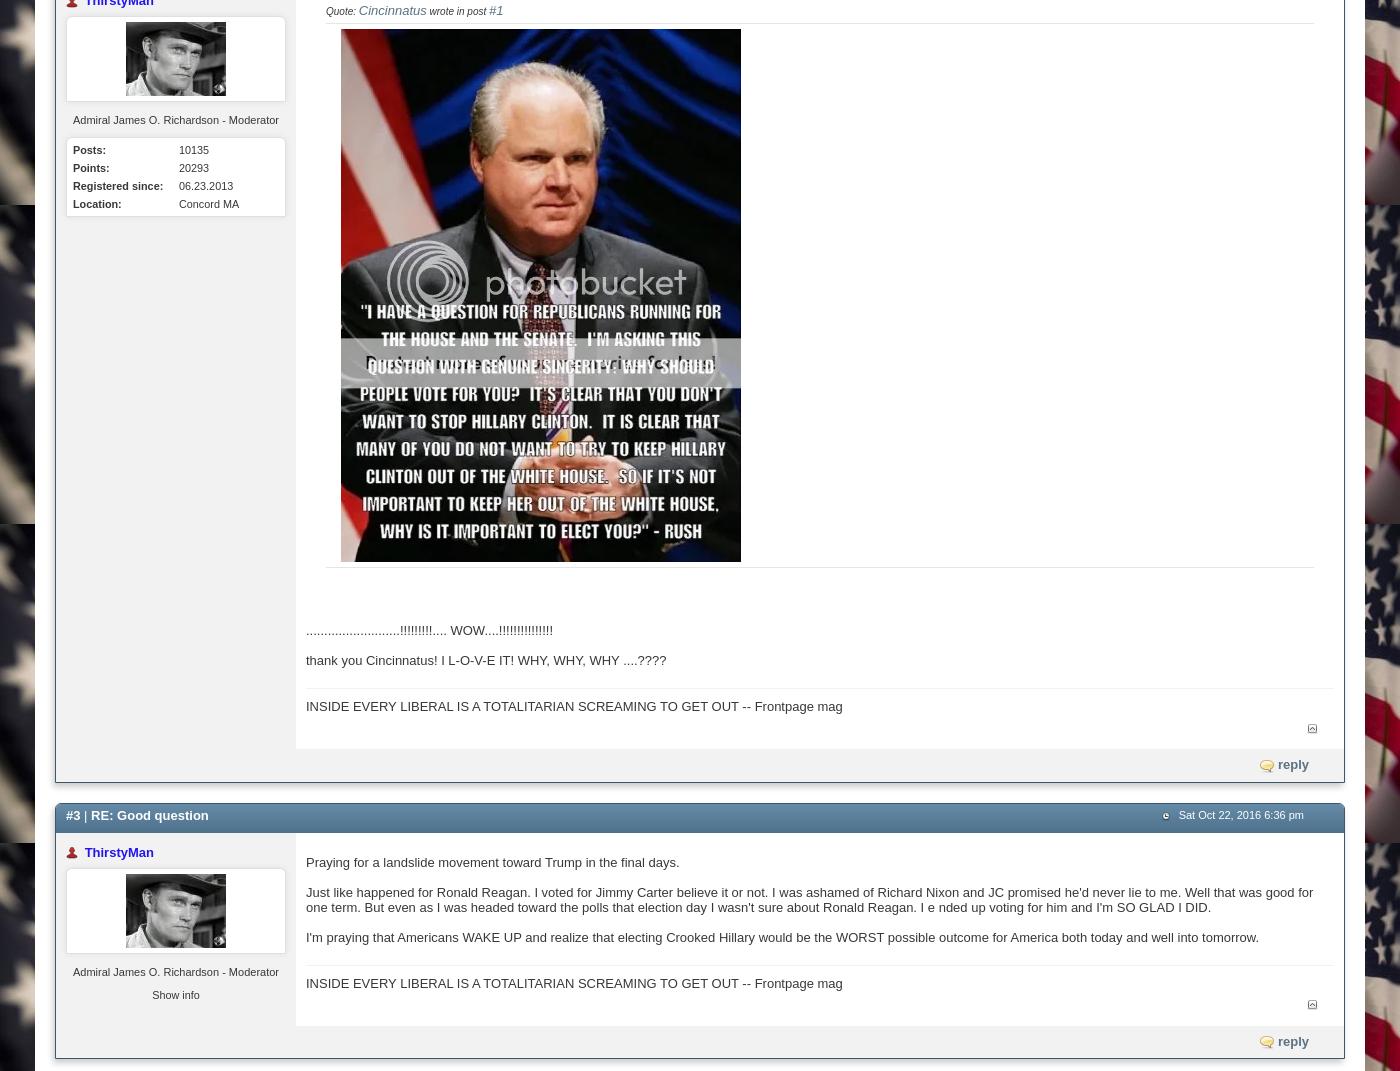  I want to click on 'wrote in post', so click(456, 10).